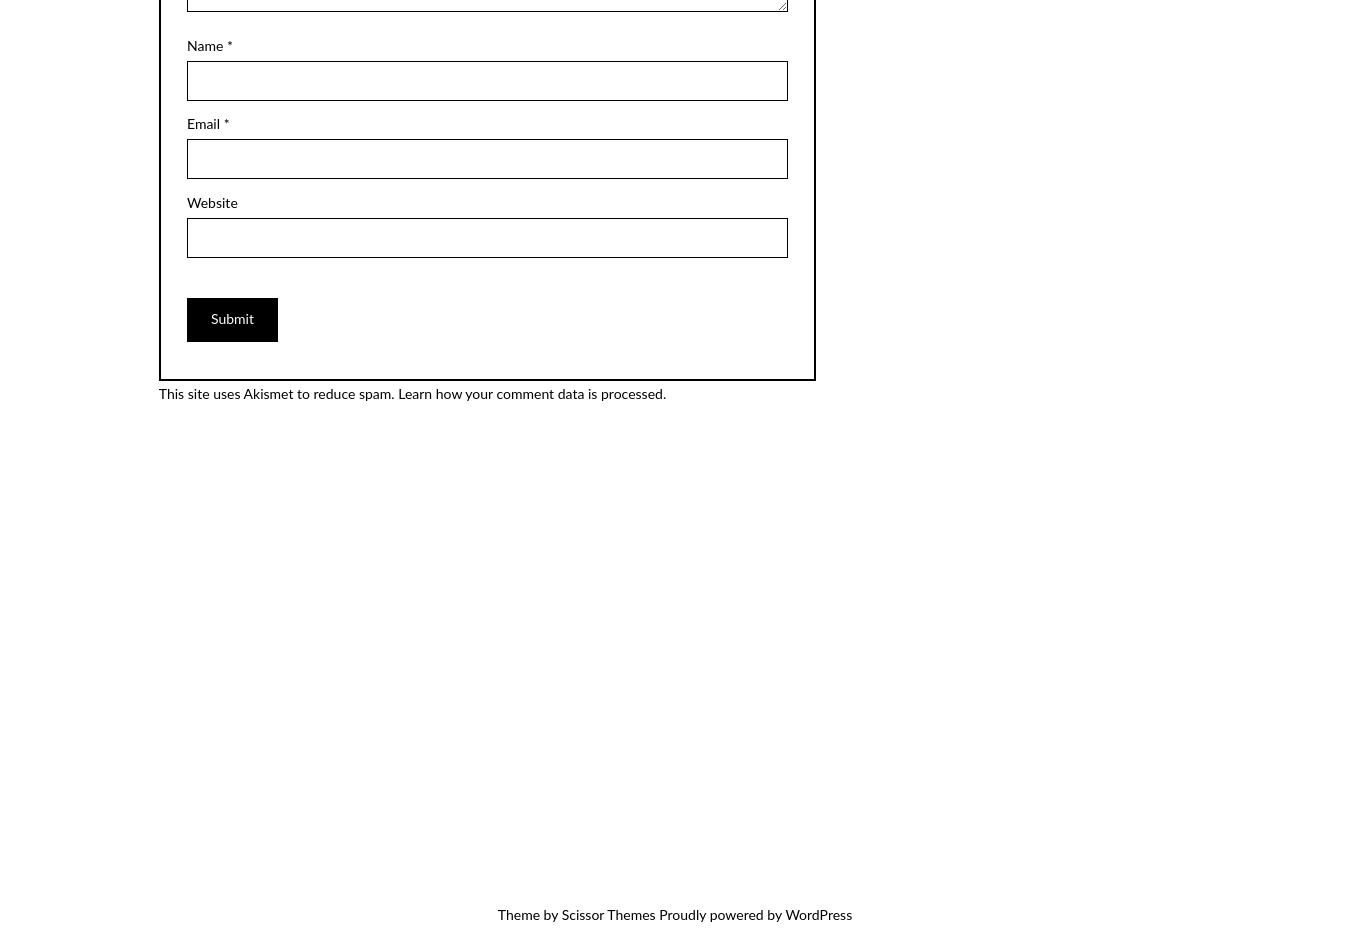 The image size is (1350, 951). What do you see at coordinates (186, 124) in the screenshot?
I see `'Email'` at bounding box center [186, 124].